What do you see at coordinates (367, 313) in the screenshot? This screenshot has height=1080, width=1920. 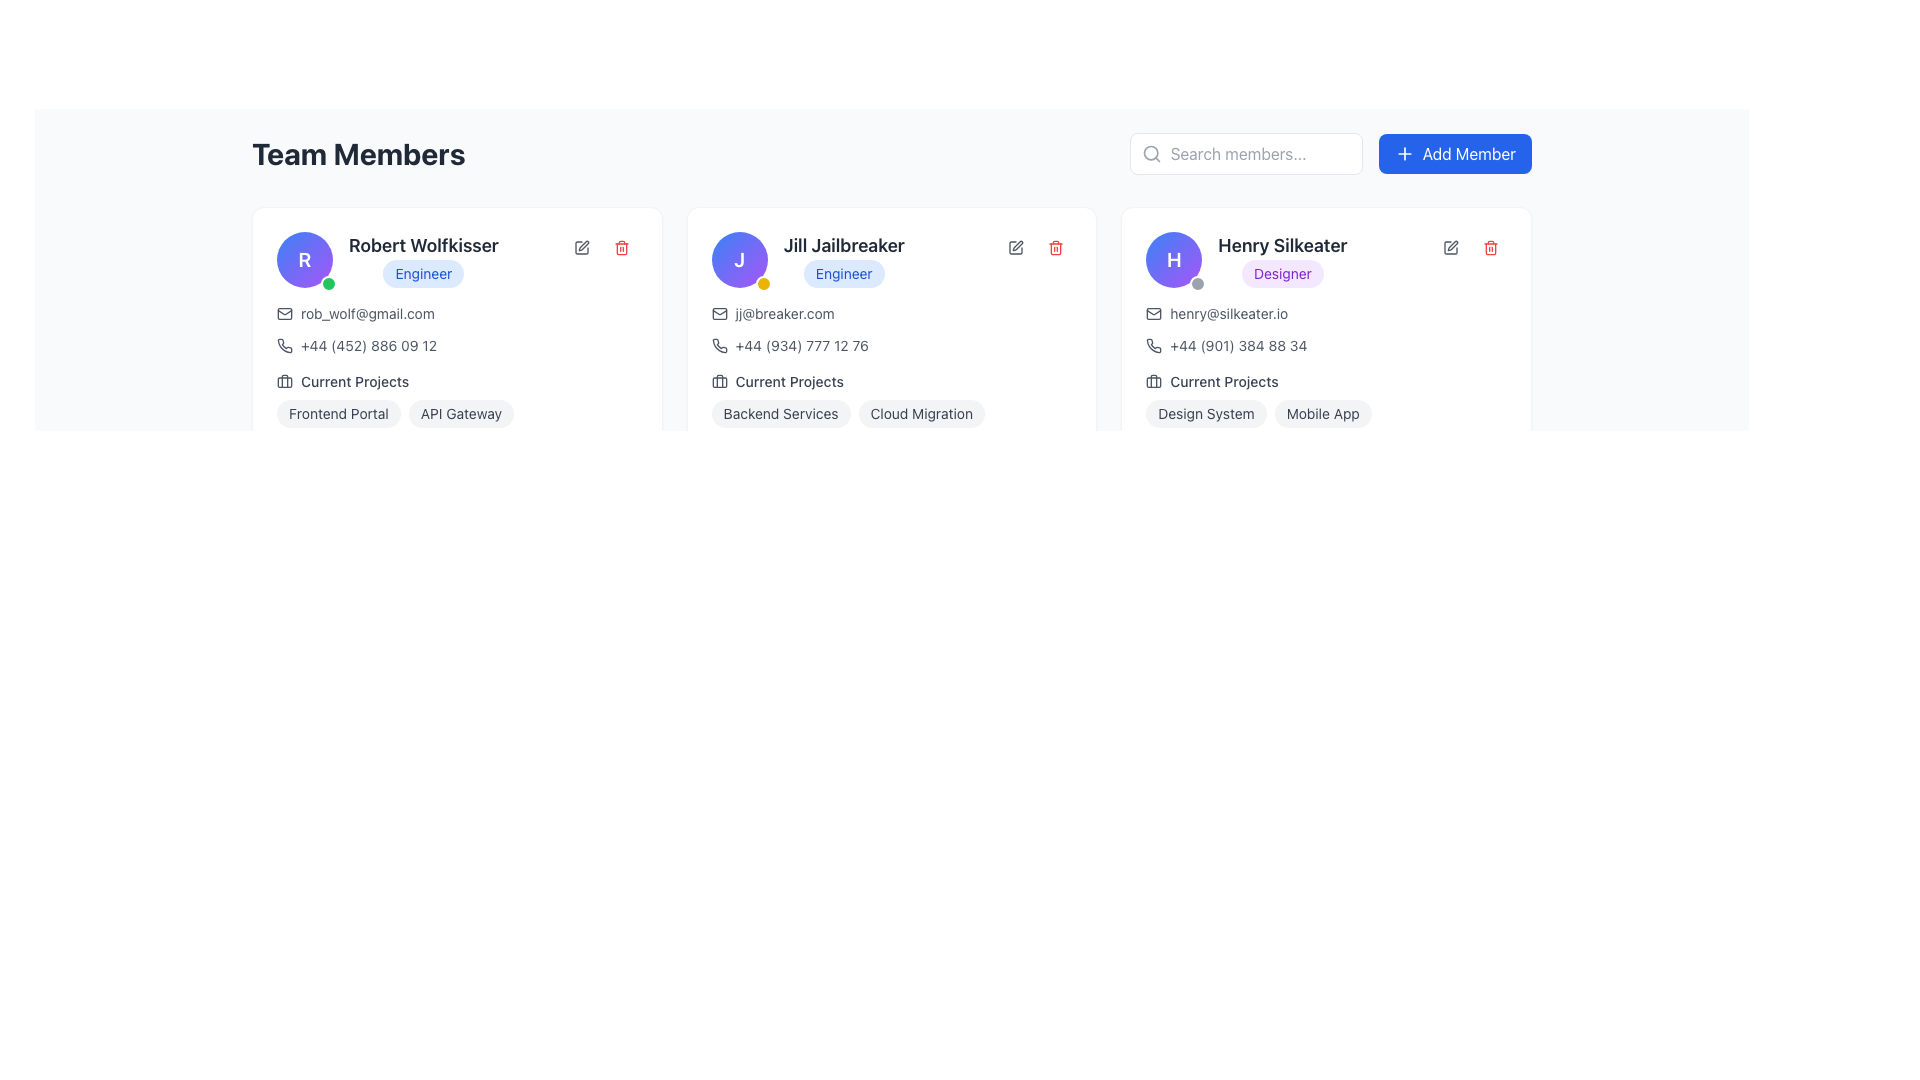 I see `the email hyperlink located below the envelope icon in the user profile card` at bounding box center [367, 313].